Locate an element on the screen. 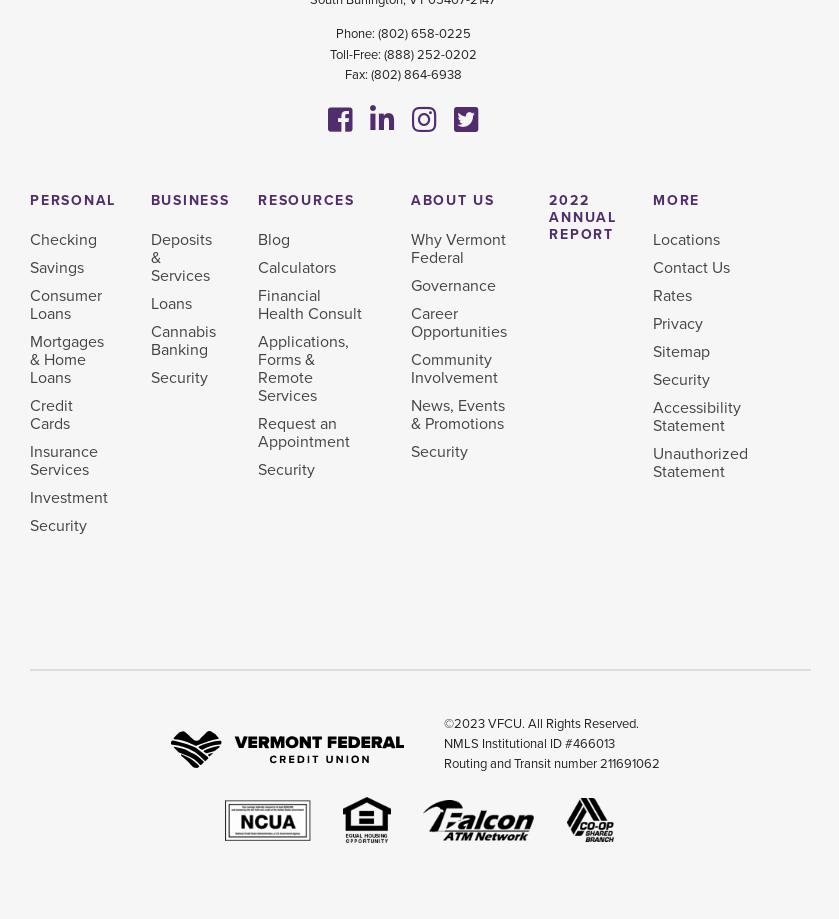  'Toll-Free:' is located at coordinates (355, 54).